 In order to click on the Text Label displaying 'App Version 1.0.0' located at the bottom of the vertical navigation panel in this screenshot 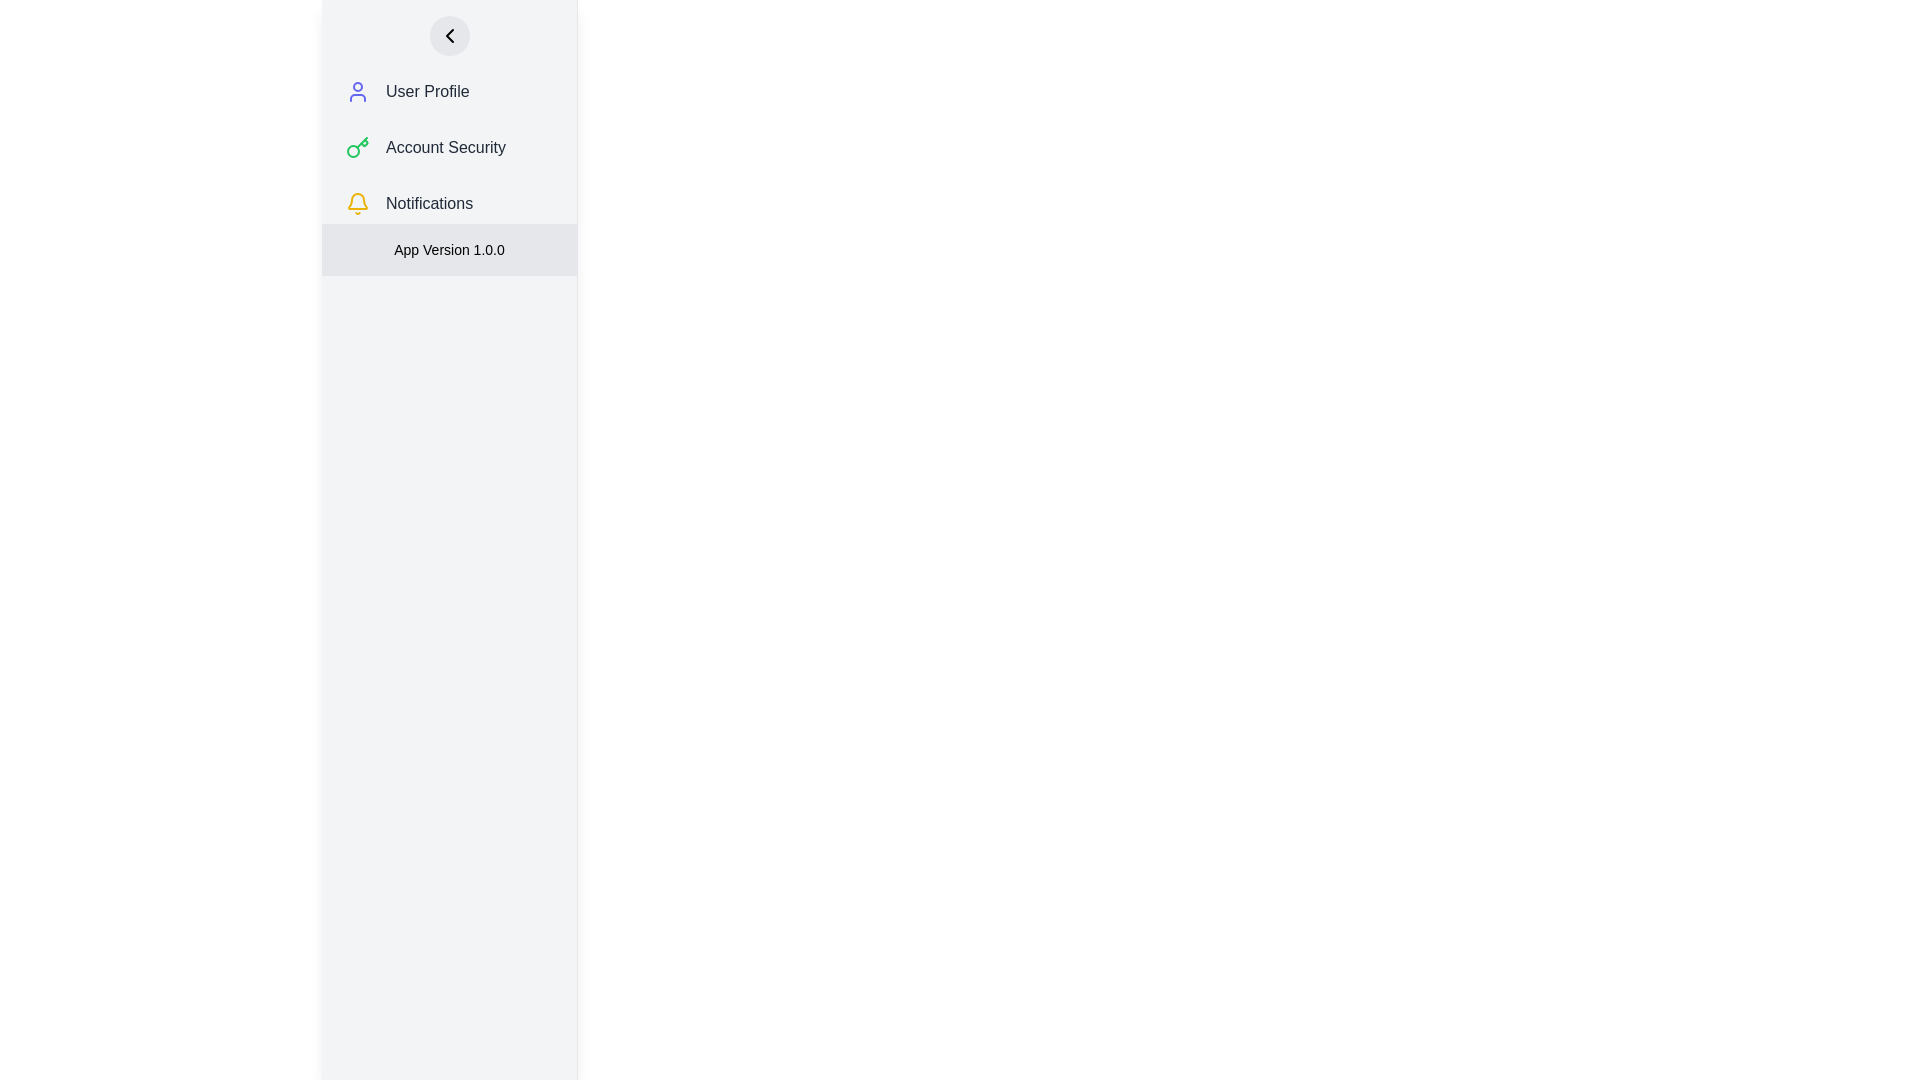, I will do `click(448, 249)`.